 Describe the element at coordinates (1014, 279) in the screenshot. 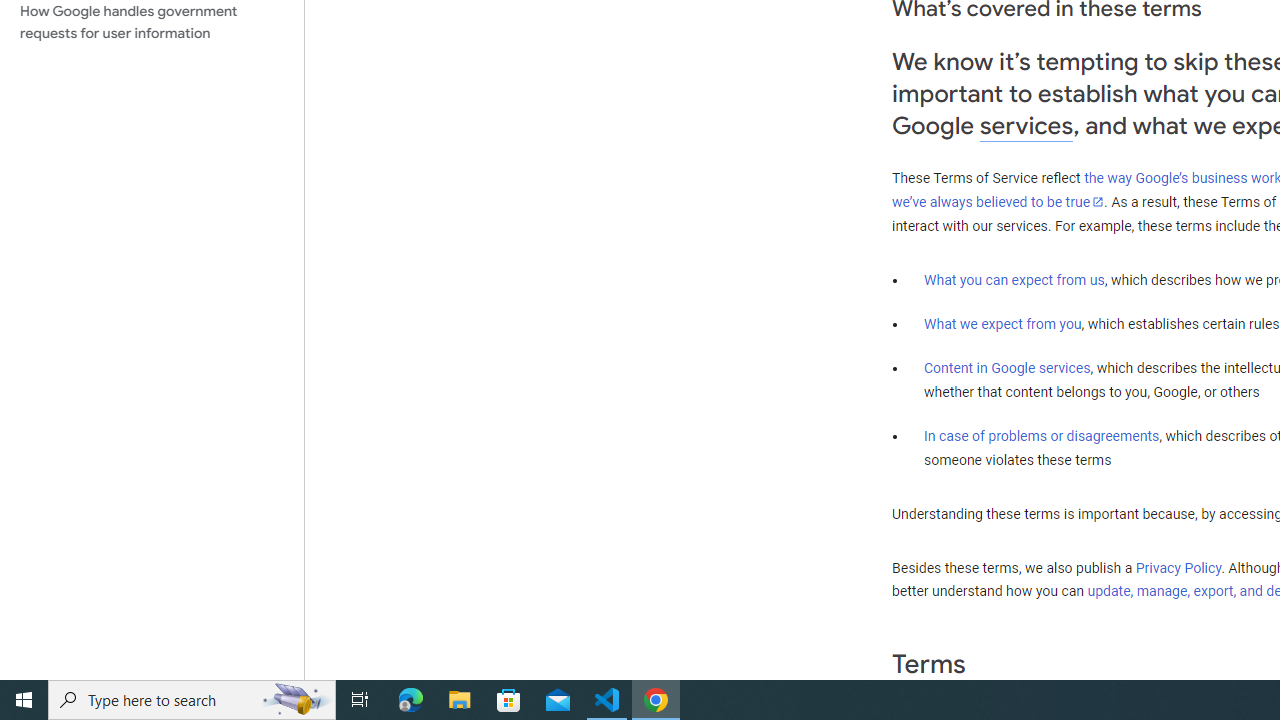

I see `'What you can expect from us'` at that location.